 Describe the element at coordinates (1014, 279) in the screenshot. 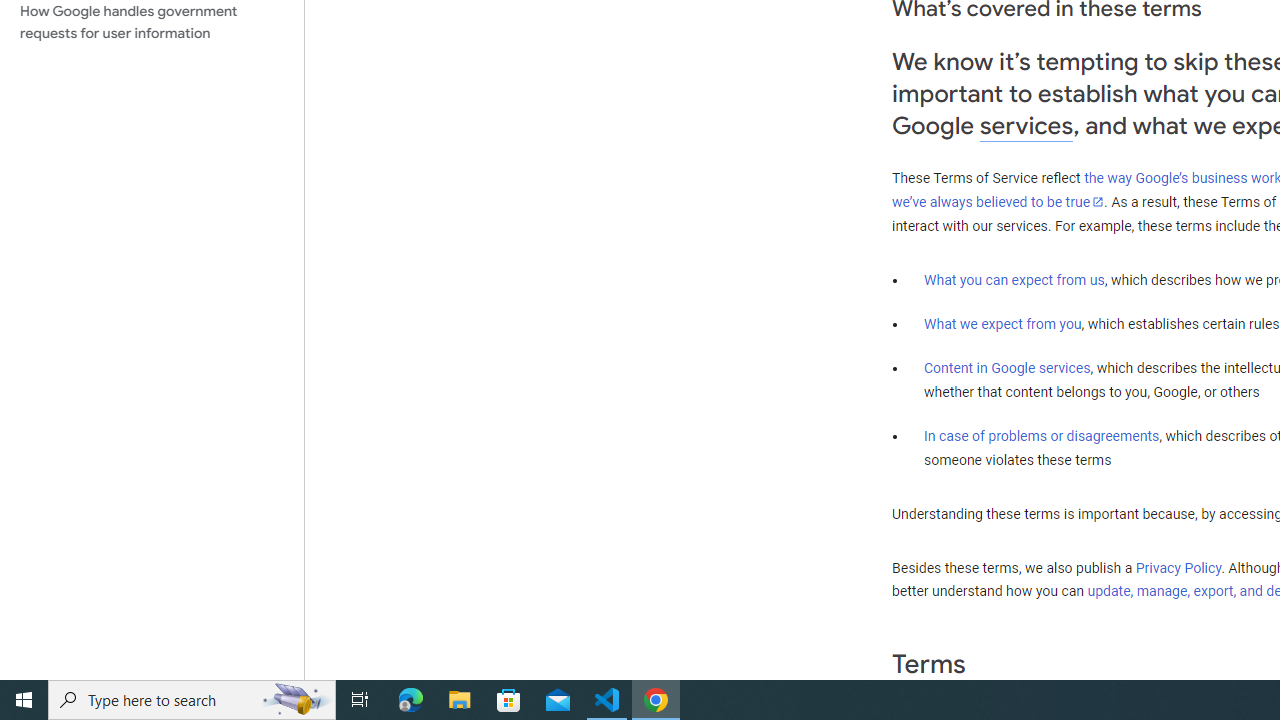

I see `'What you can expect from us'` at that location.